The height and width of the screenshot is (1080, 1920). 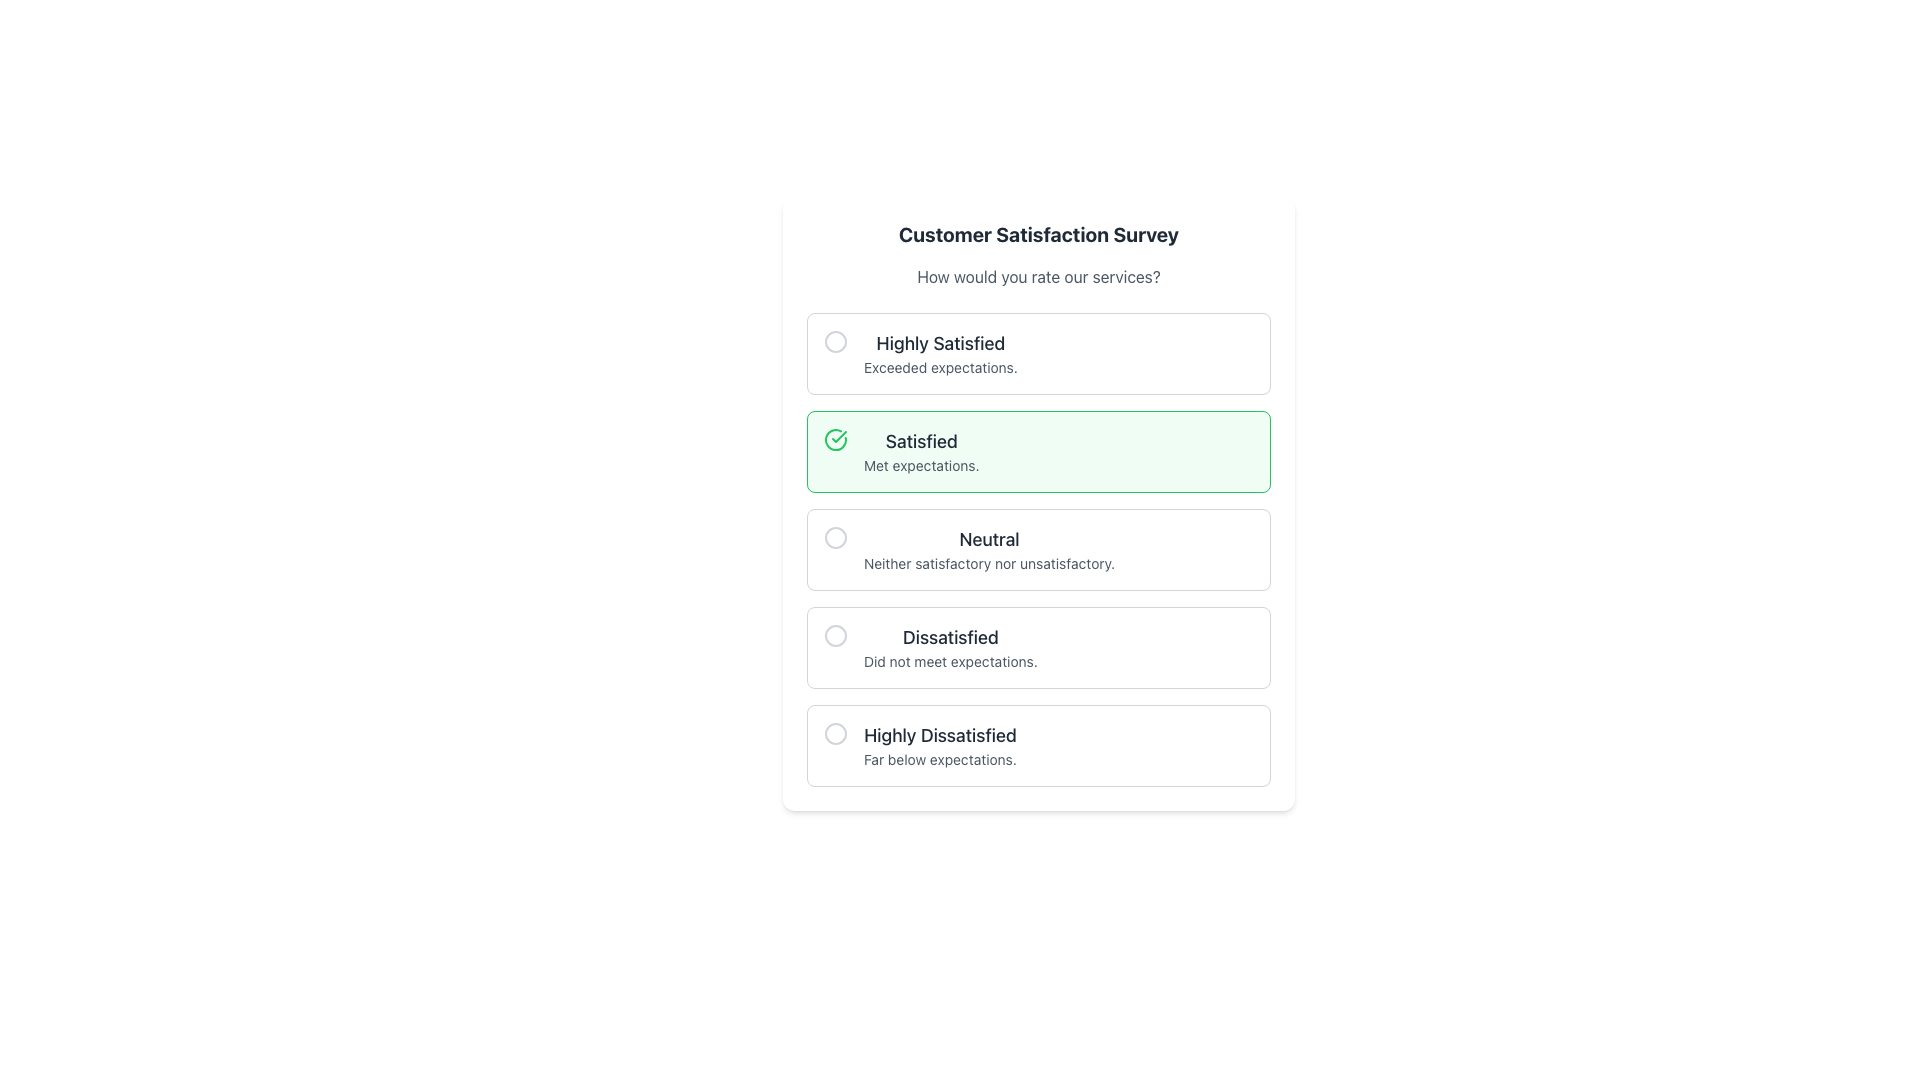 I want to click on the circular radio button icon with a gray border and white center located to the left of the 'Neutral' label in the customer satisfaction survey, so click(x=835, y=536).